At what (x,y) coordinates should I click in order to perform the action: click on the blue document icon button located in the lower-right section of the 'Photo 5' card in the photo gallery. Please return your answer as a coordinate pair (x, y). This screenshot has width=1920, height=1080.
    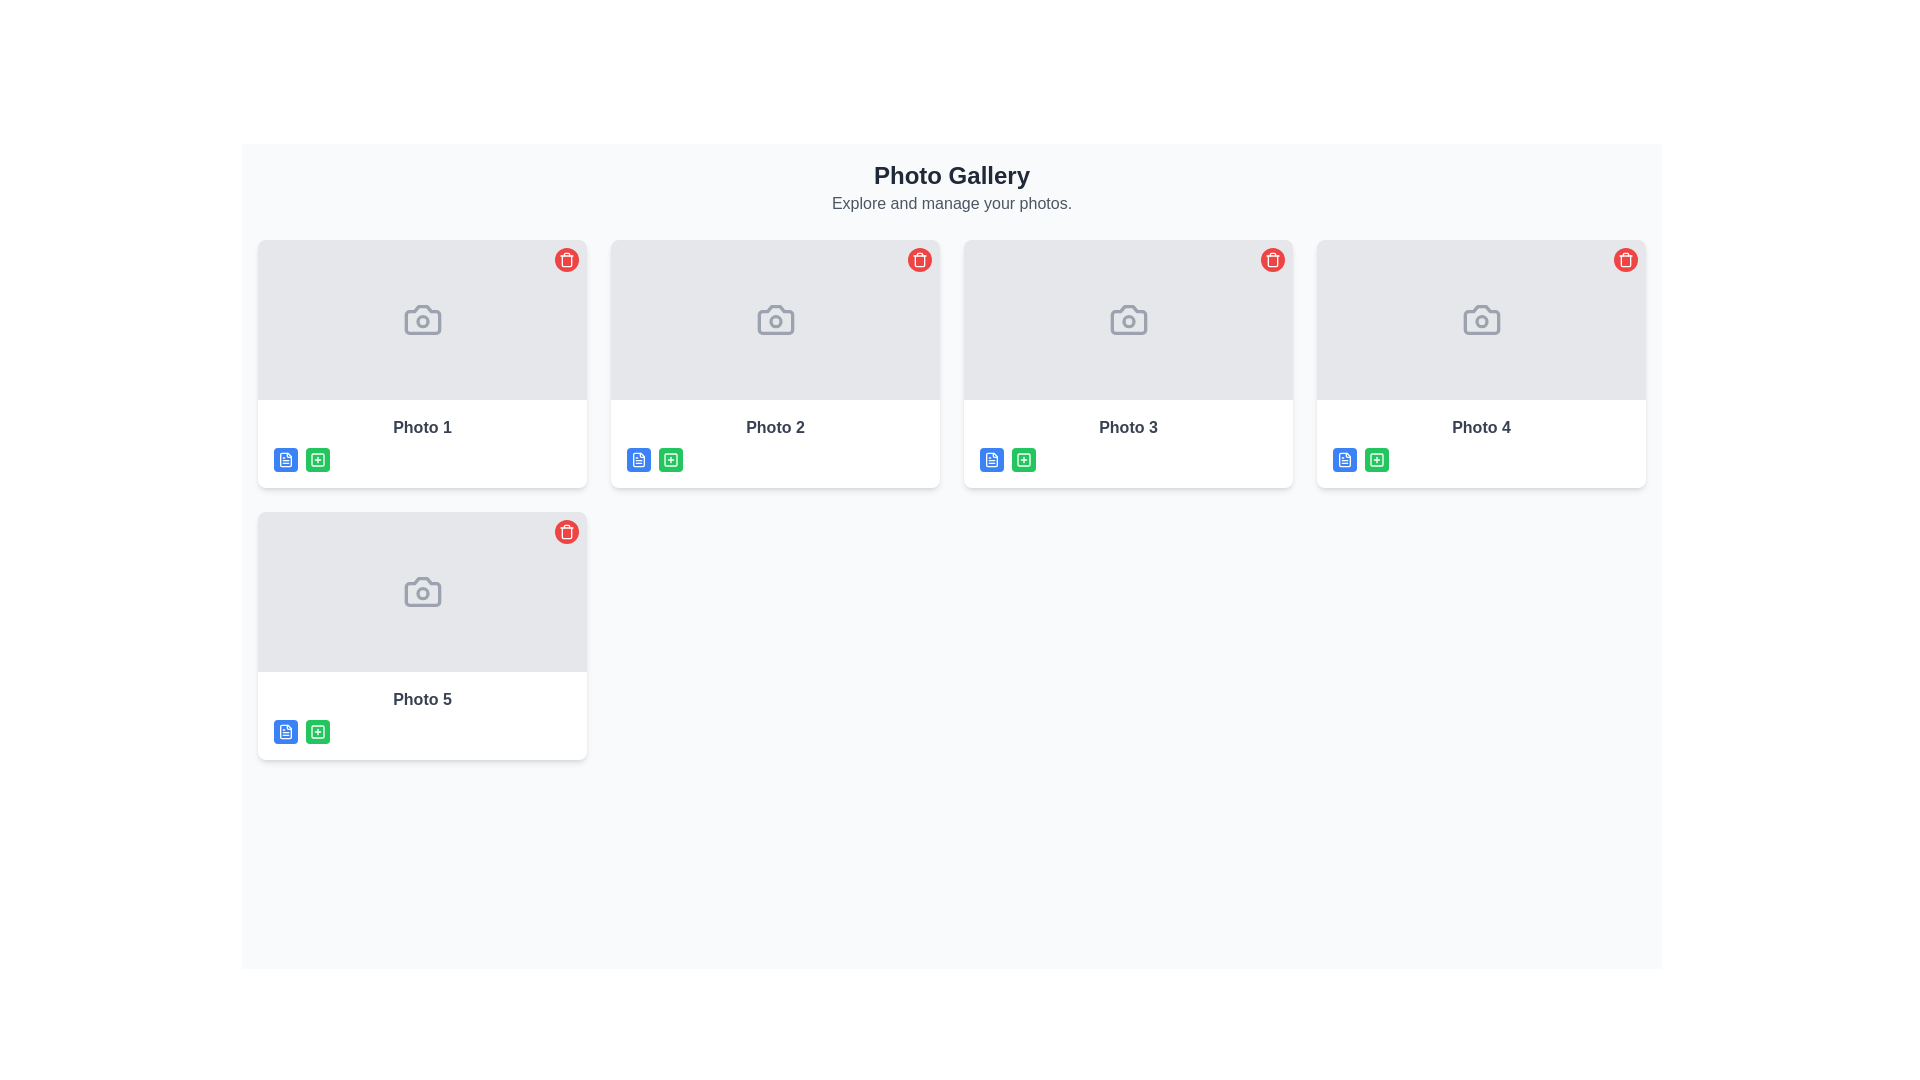
    Looking at the image, I should click on (285, 732).